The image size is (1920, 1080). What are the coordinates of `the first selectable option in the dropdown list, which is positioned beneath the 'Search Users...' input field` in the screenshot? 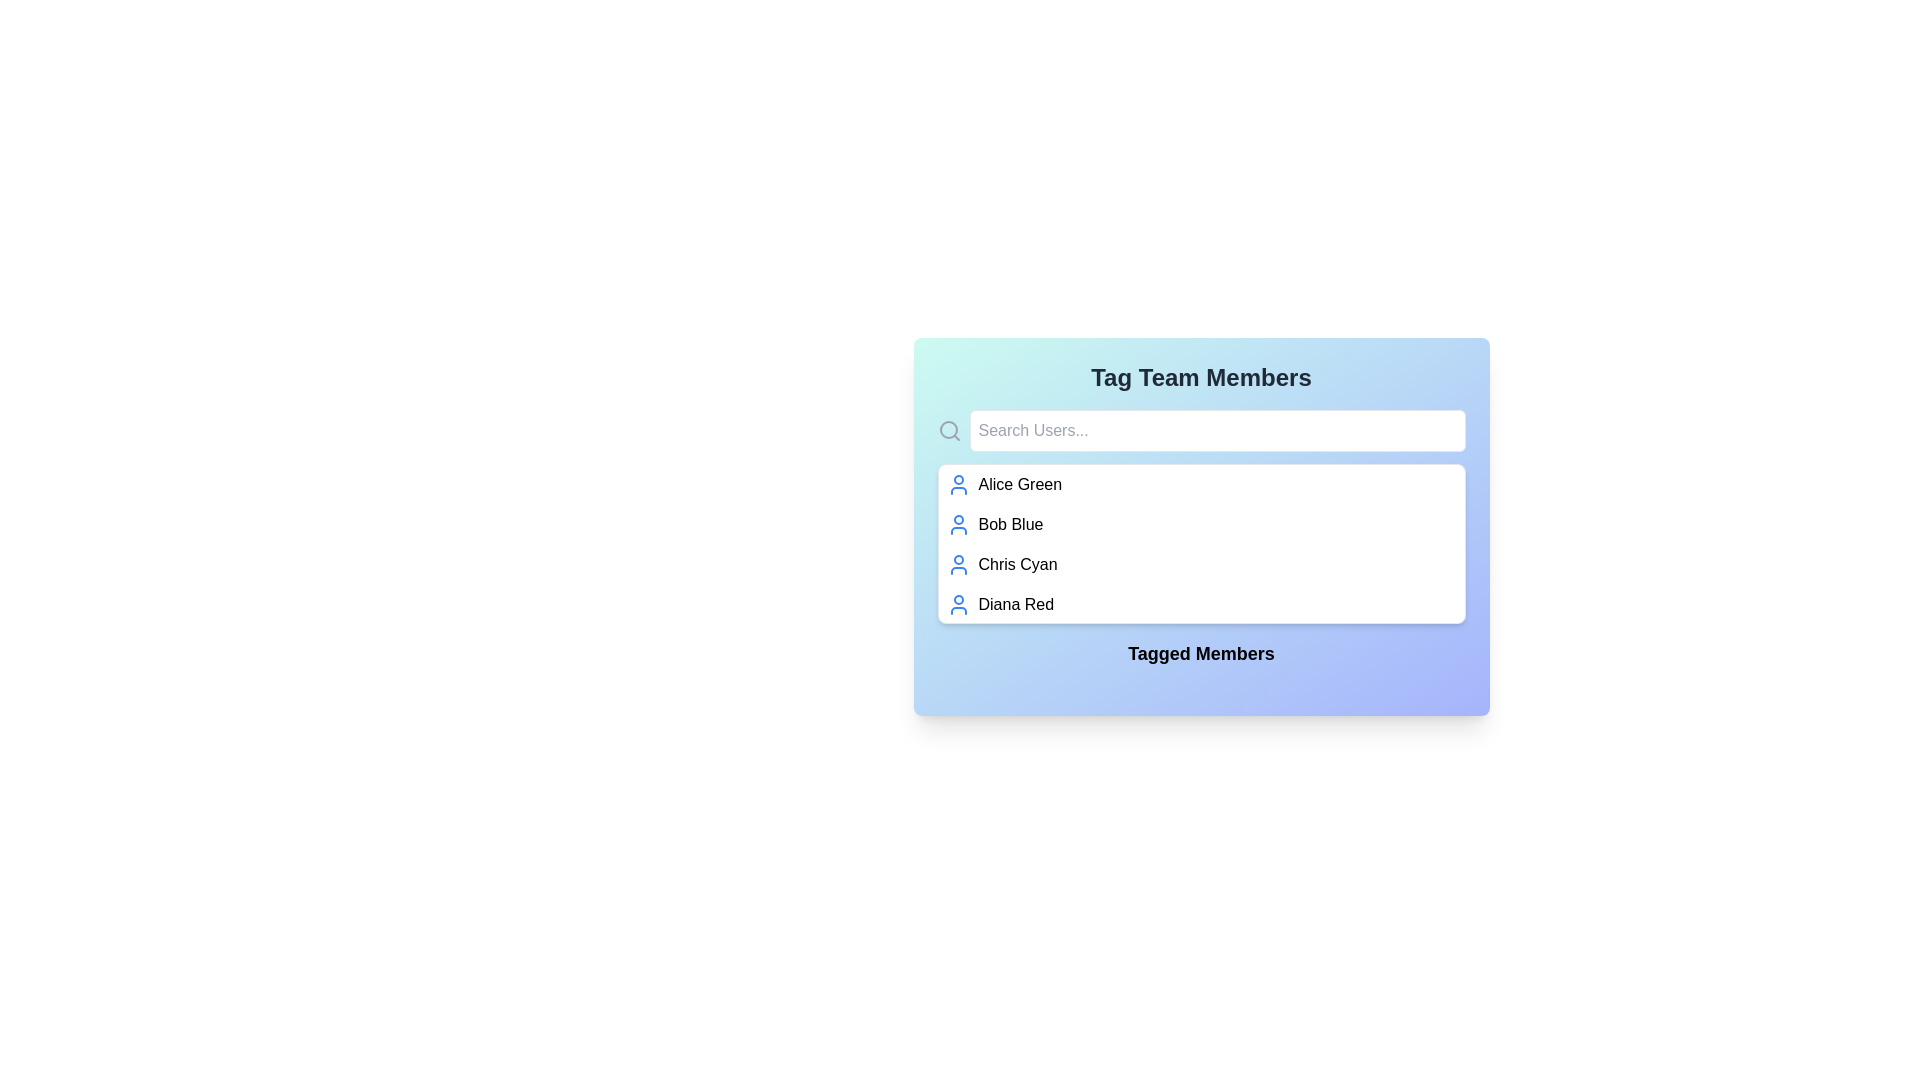 It's located at (1200, 485).